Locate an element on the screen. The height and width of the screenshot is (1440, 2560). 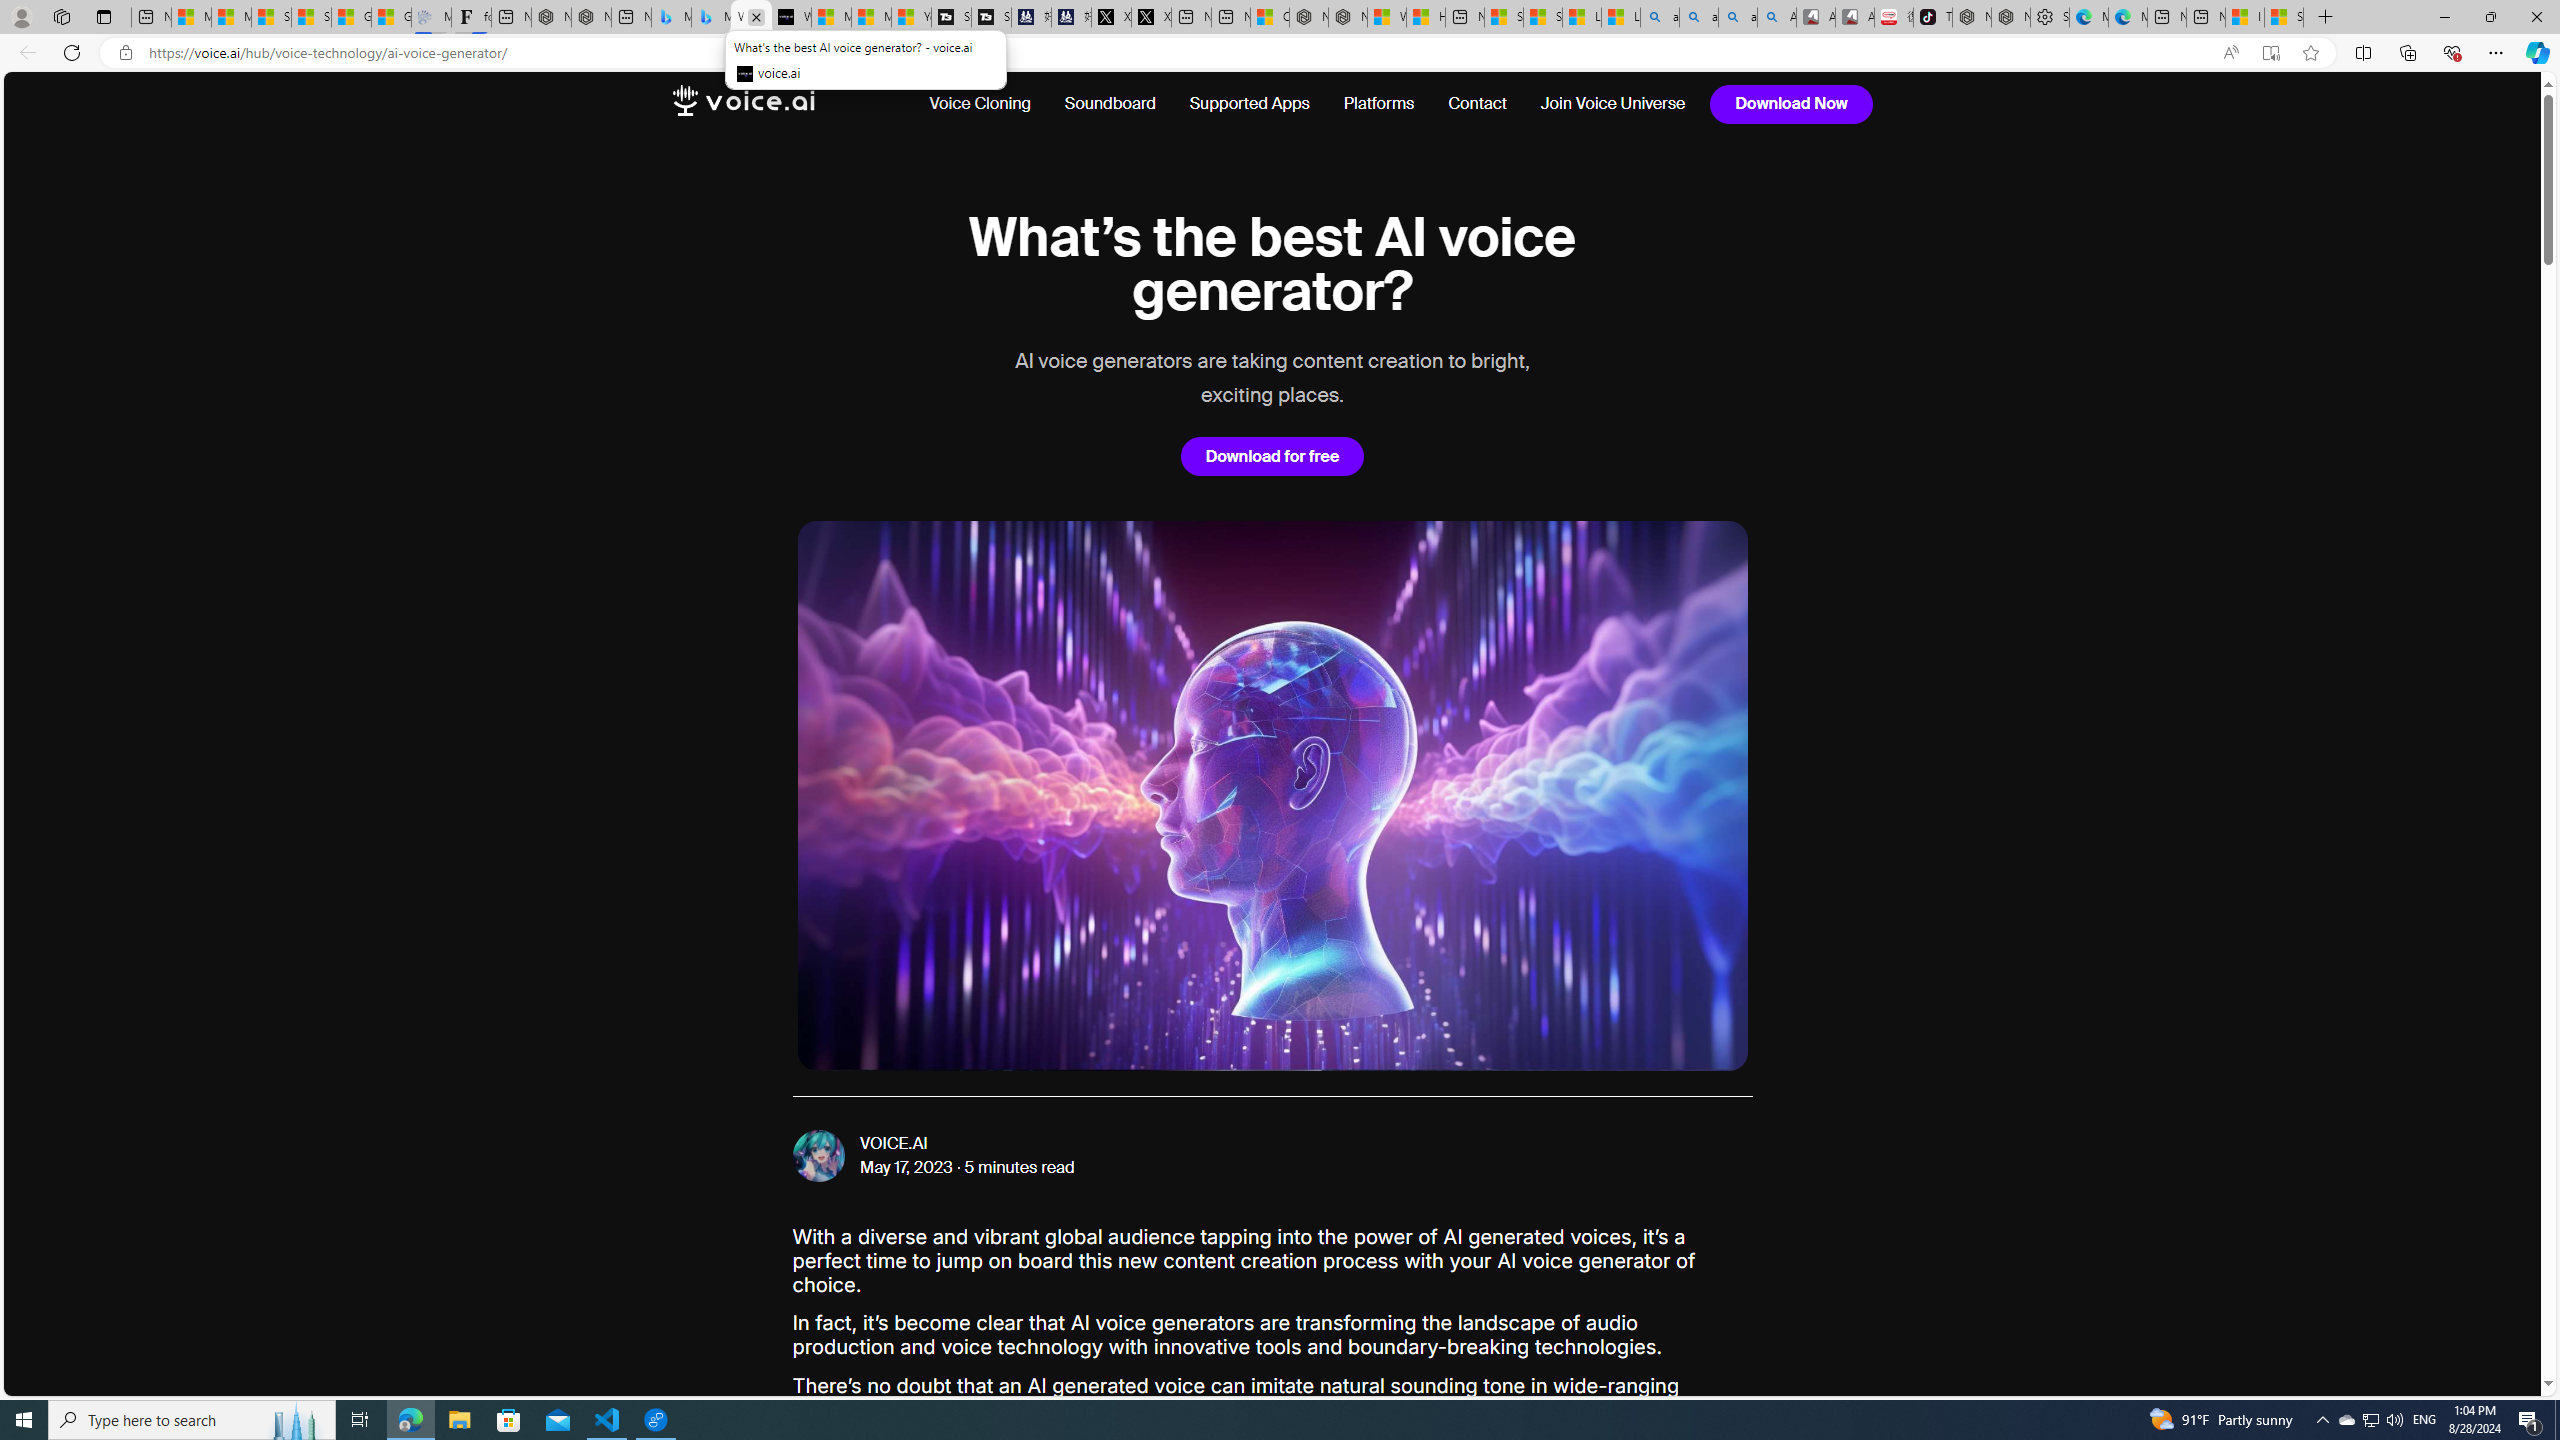
'Microsoft Bing Travel - Shangri-La Hotel Bangkok' is located at coordinates (710, 16).